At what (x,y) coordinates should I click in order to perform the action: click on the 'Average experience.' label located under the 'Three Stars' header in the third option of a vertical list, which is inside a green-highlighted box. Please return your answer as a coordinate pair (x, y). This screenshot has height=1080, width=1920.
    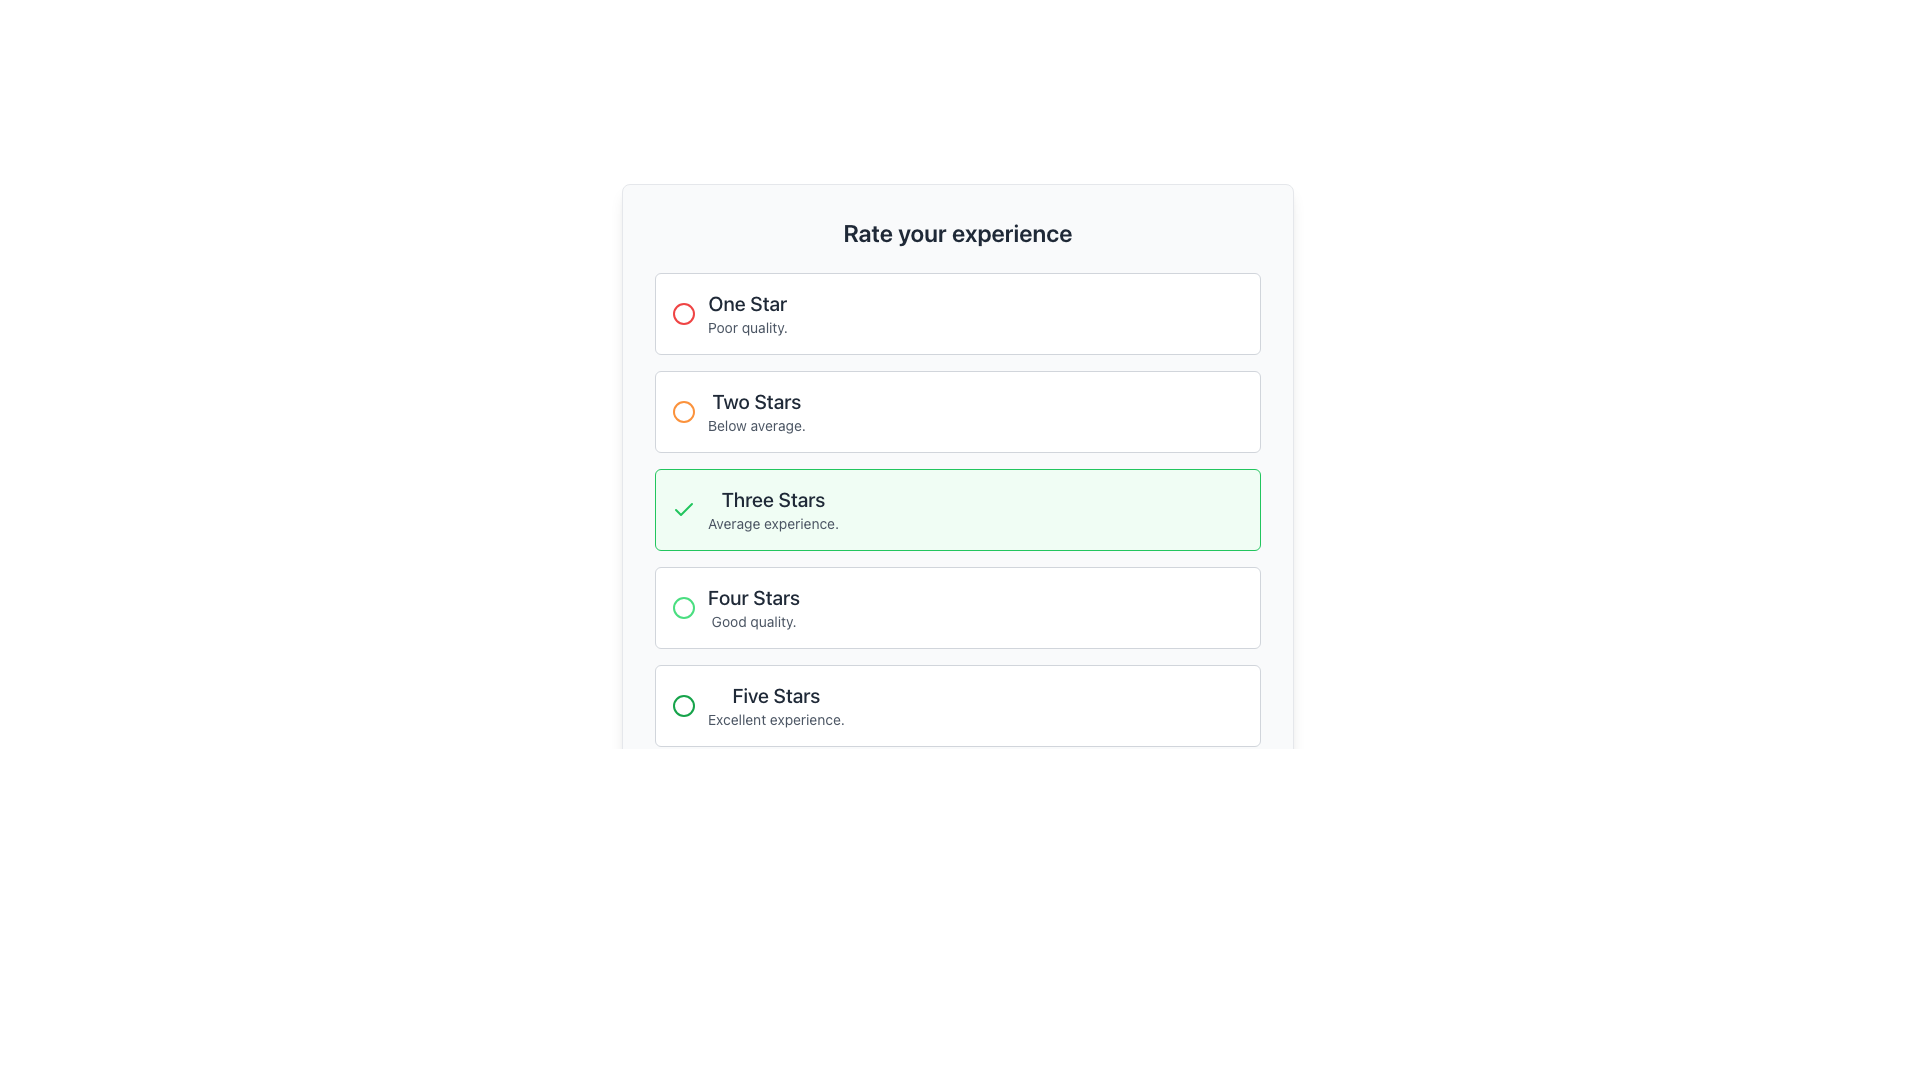
    Looking at the image, I should click on (772, 523).